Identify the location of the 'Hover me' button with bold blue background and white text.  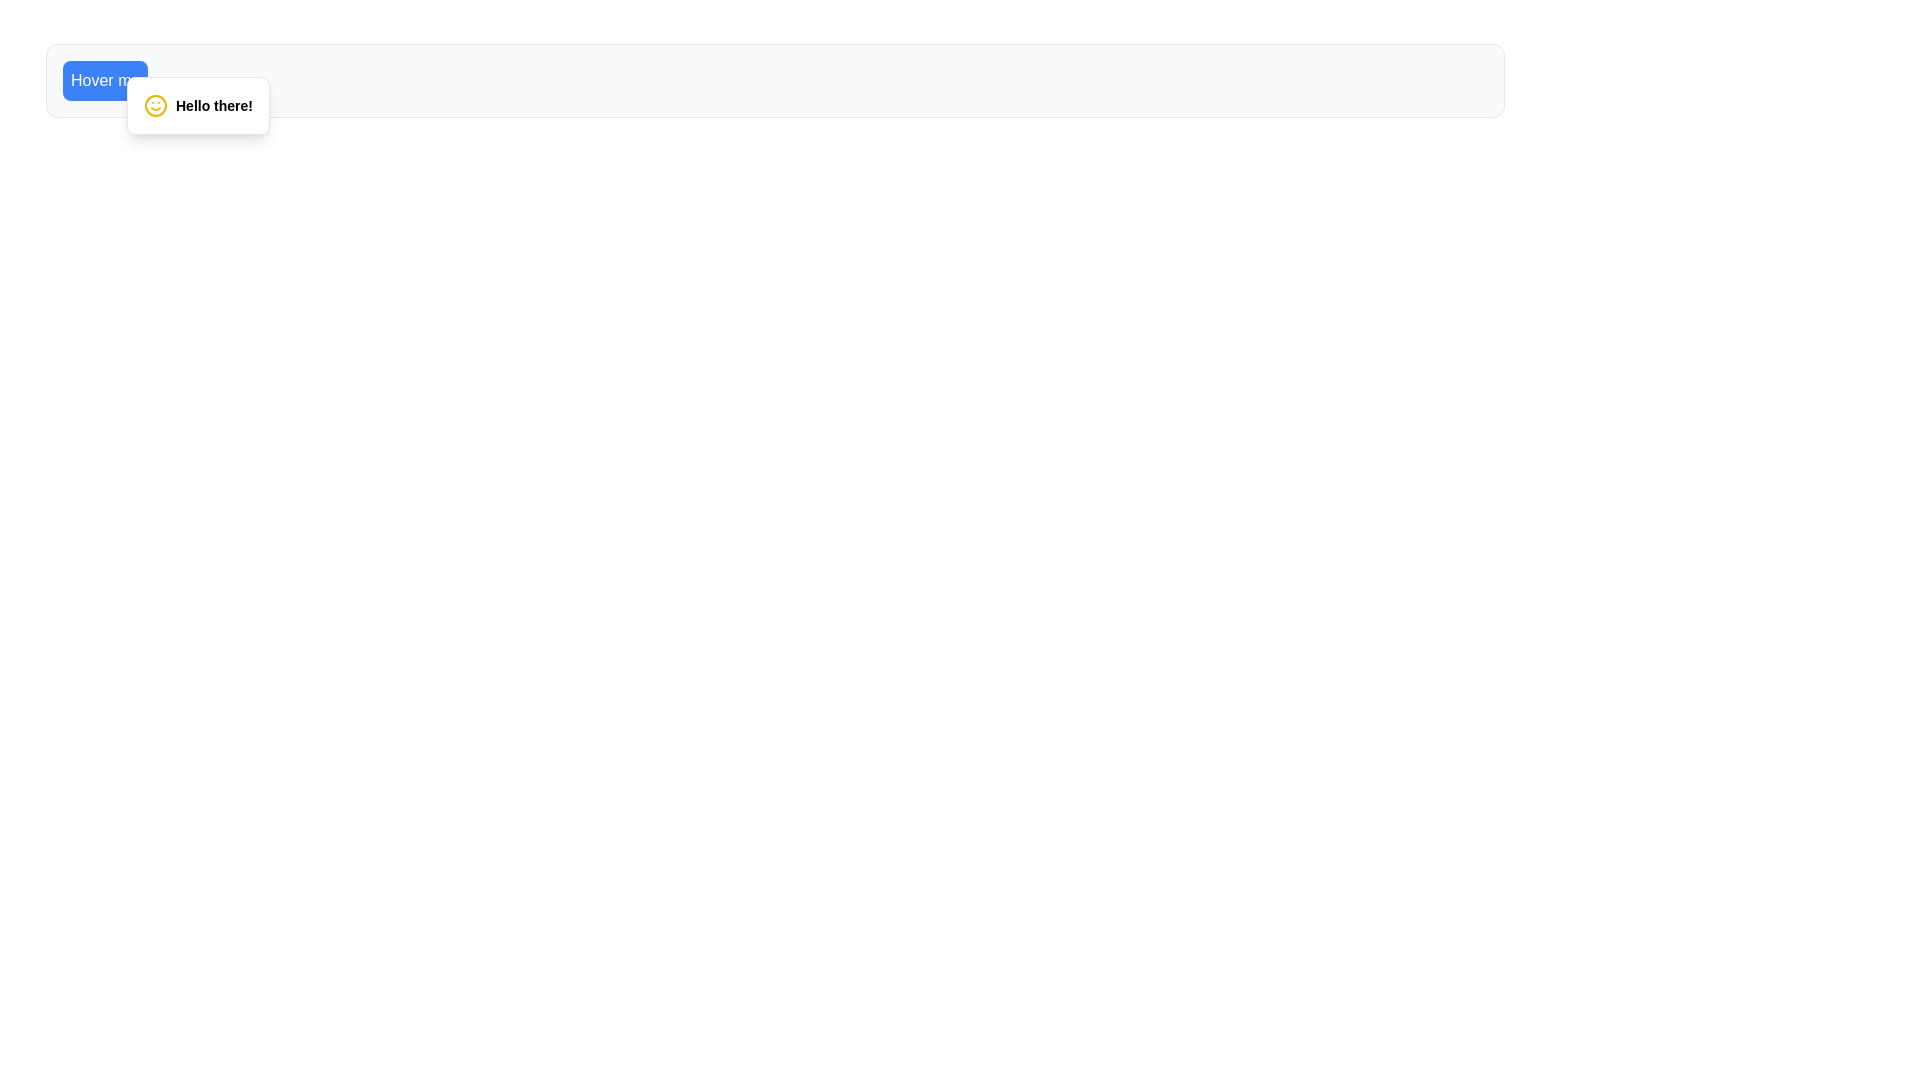
(104, 80).